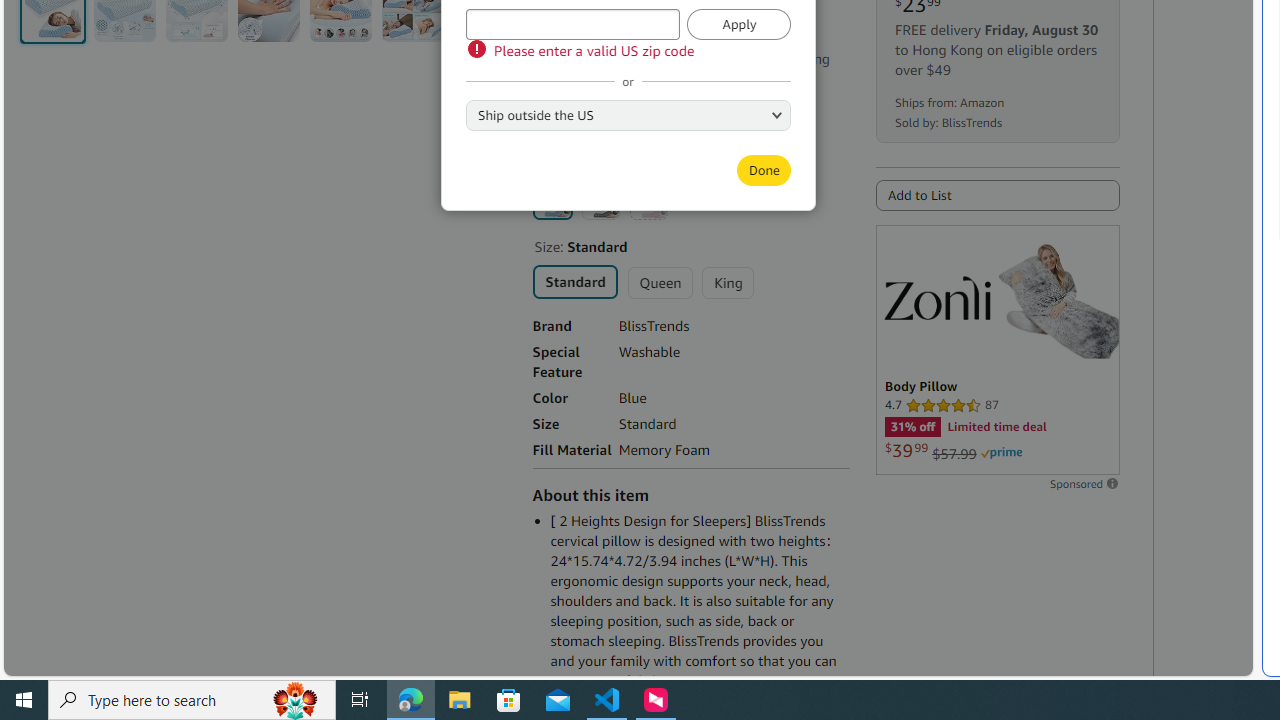 The width and height of the screenshot is (1280, 720). I want to click on 'Logo', so click(936, 297).